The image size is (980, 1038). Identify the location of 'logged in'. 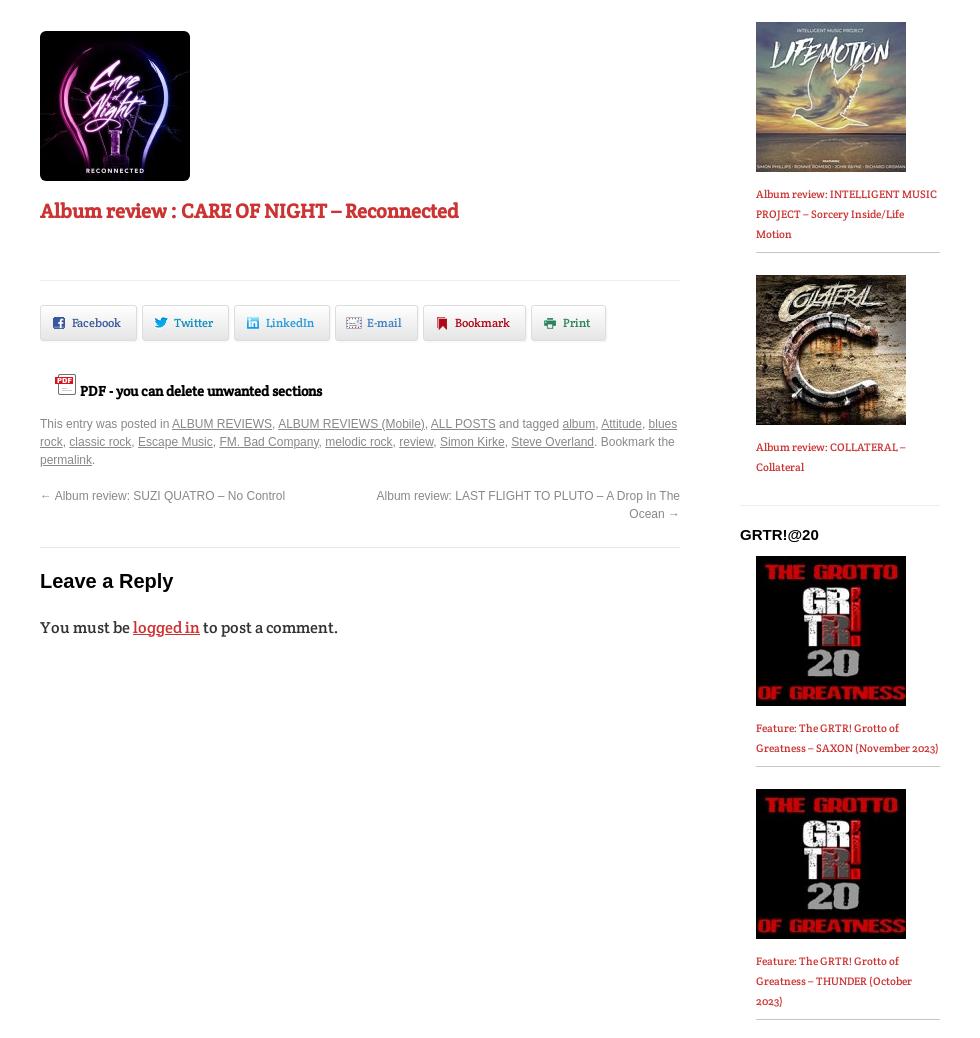
(166, 625).